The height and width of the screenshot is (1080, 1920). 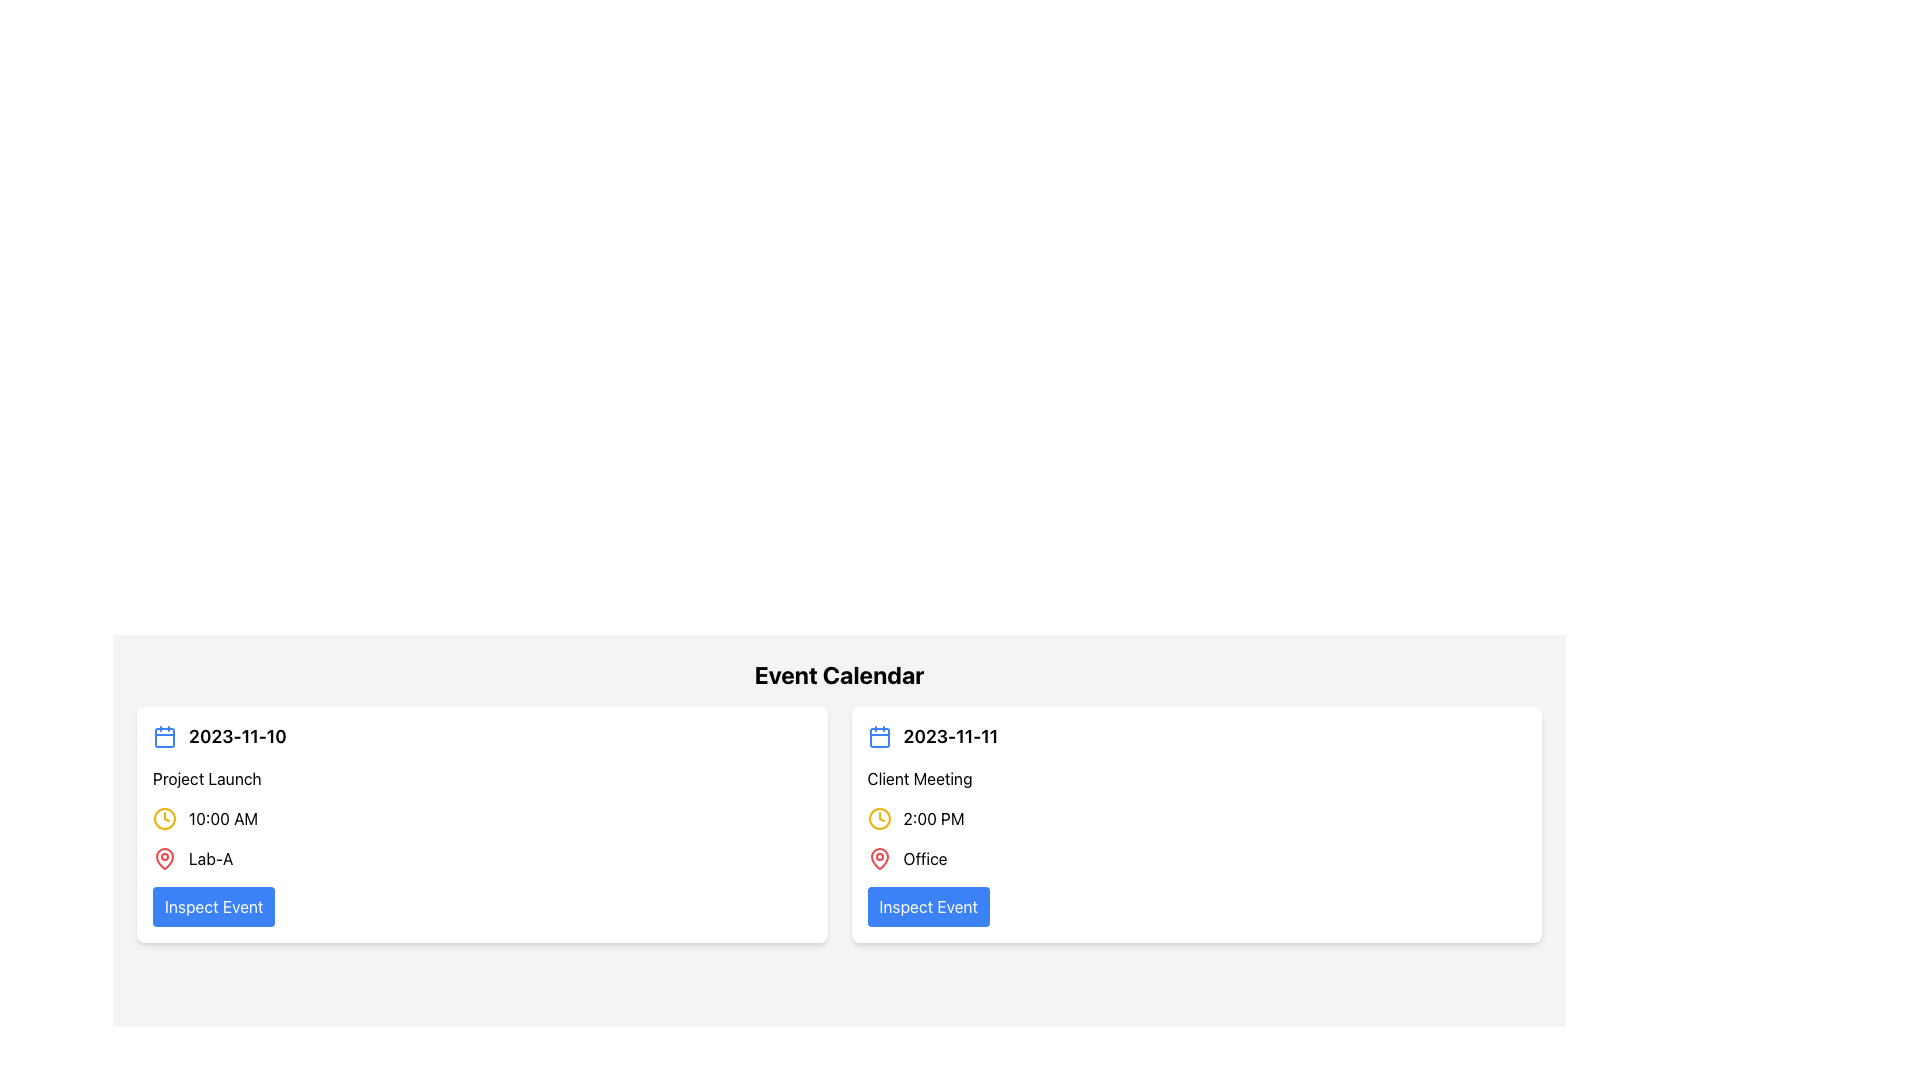 What do you see at coordinates (879, 818) in the screenshot?
I see `the event time detail icon located in the right event card under 'Event Calendar', positioned above the location indicator and next to the '2:00 PM' text` at bounding box center [879, 818].